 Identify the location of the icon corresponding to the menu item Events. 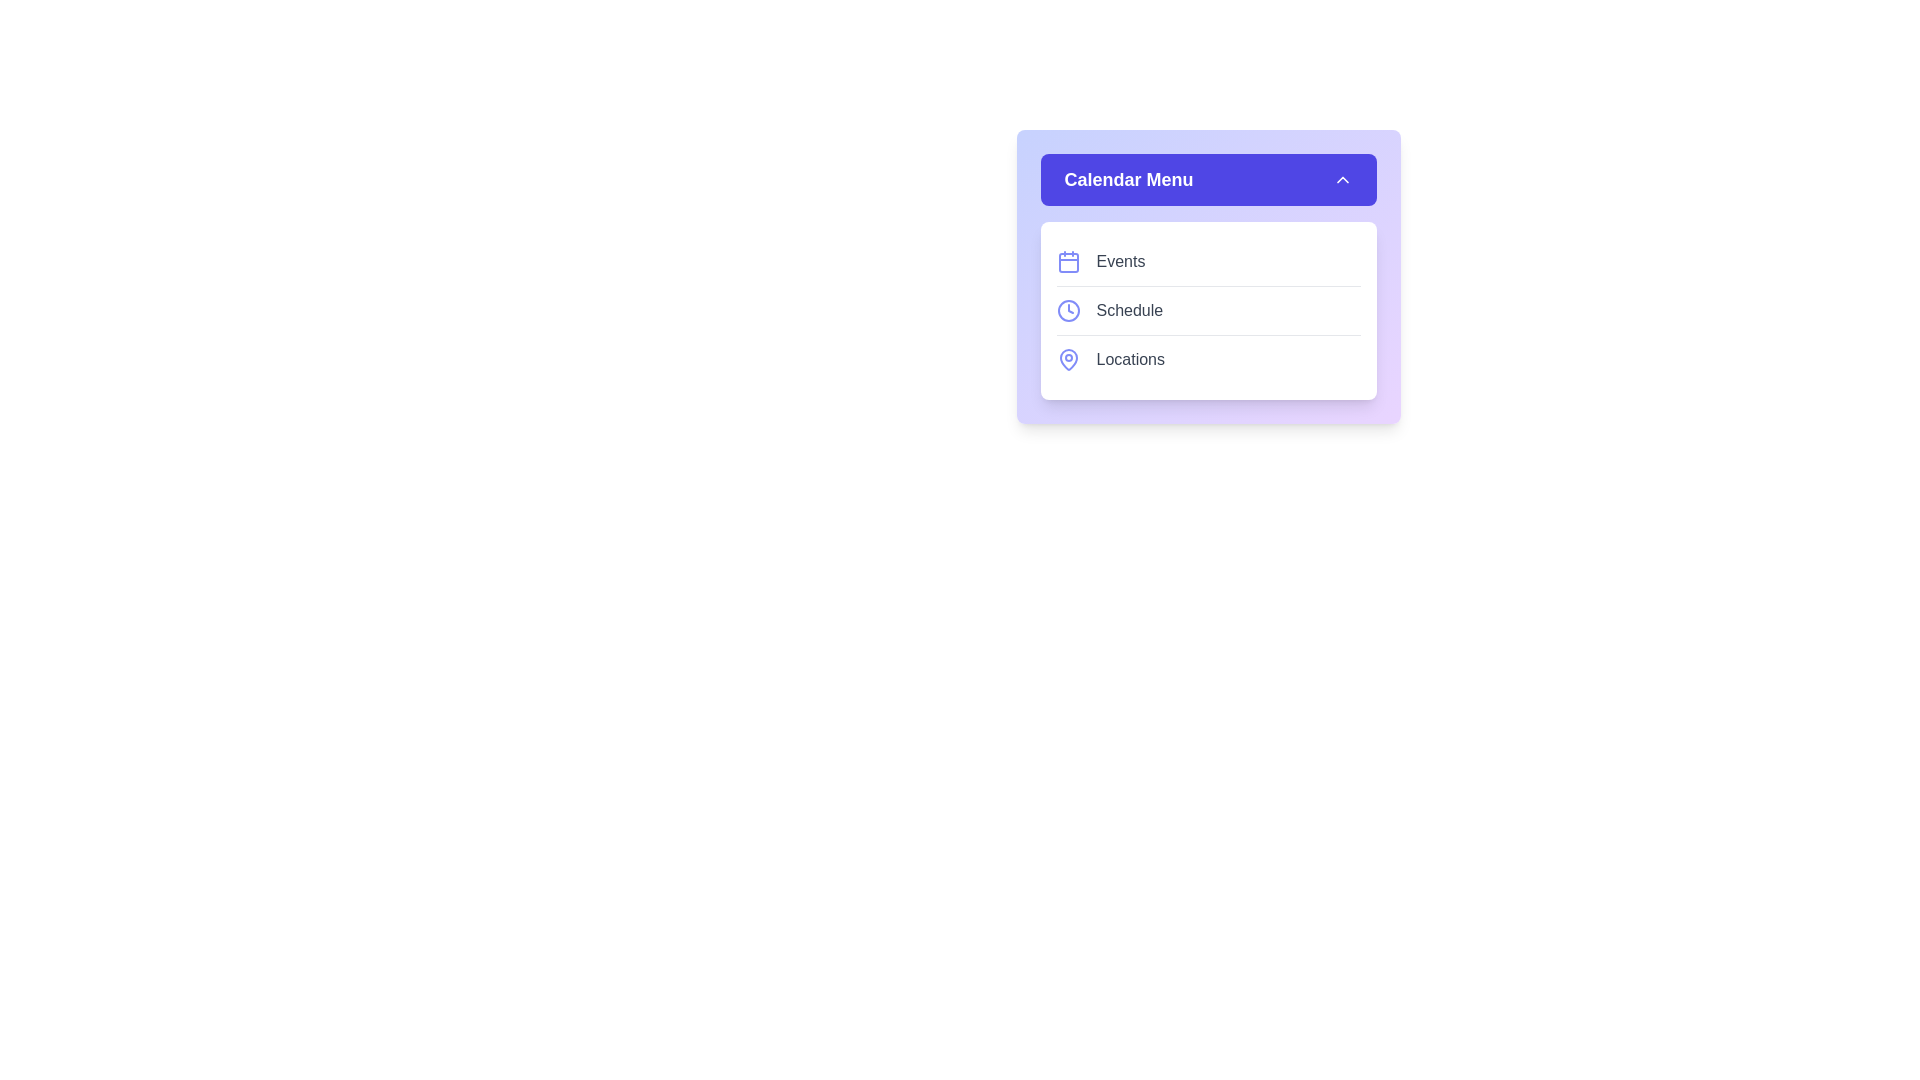
(1067, 261).